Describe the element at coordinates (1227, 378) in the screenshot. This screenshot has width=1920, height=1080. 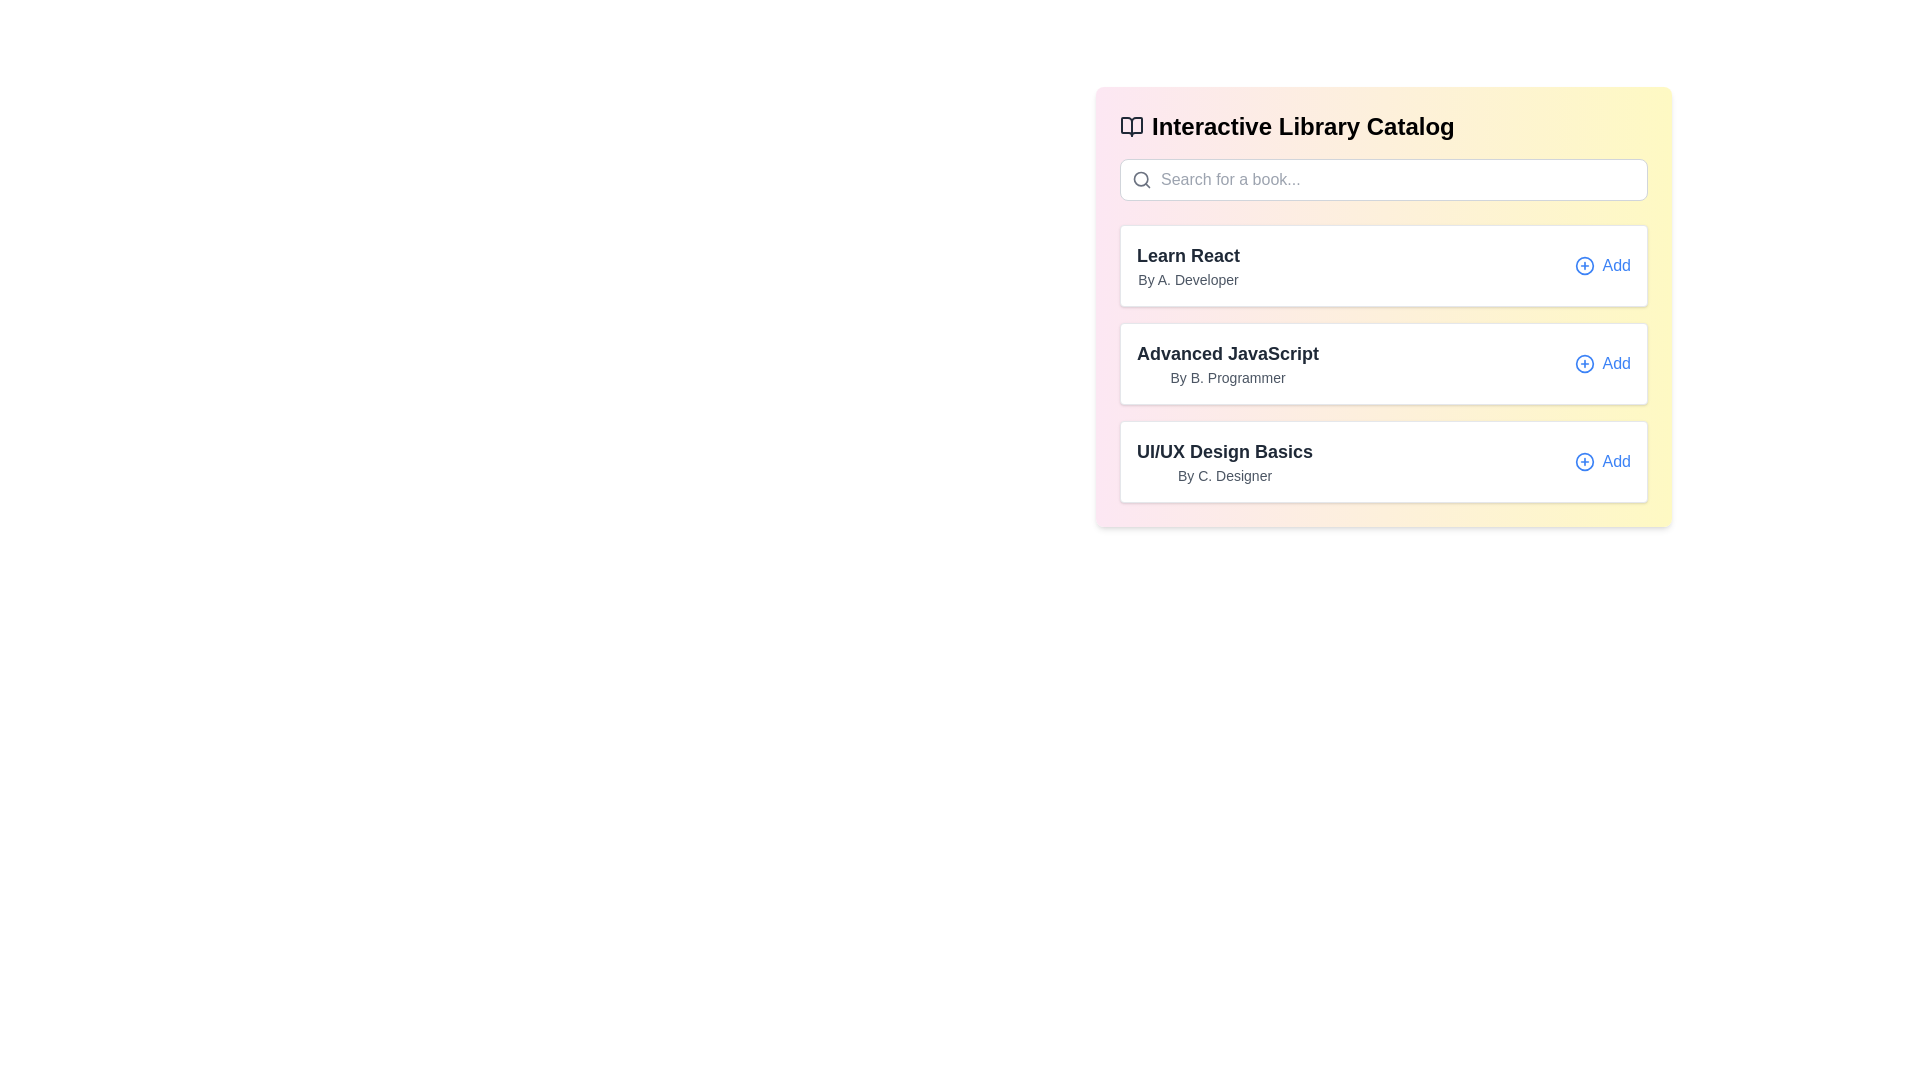
I see `the static text label that displays 'By B. Programmer.' located below the title 'Advanced JavaScript' in the interactive library catalog` at that location.